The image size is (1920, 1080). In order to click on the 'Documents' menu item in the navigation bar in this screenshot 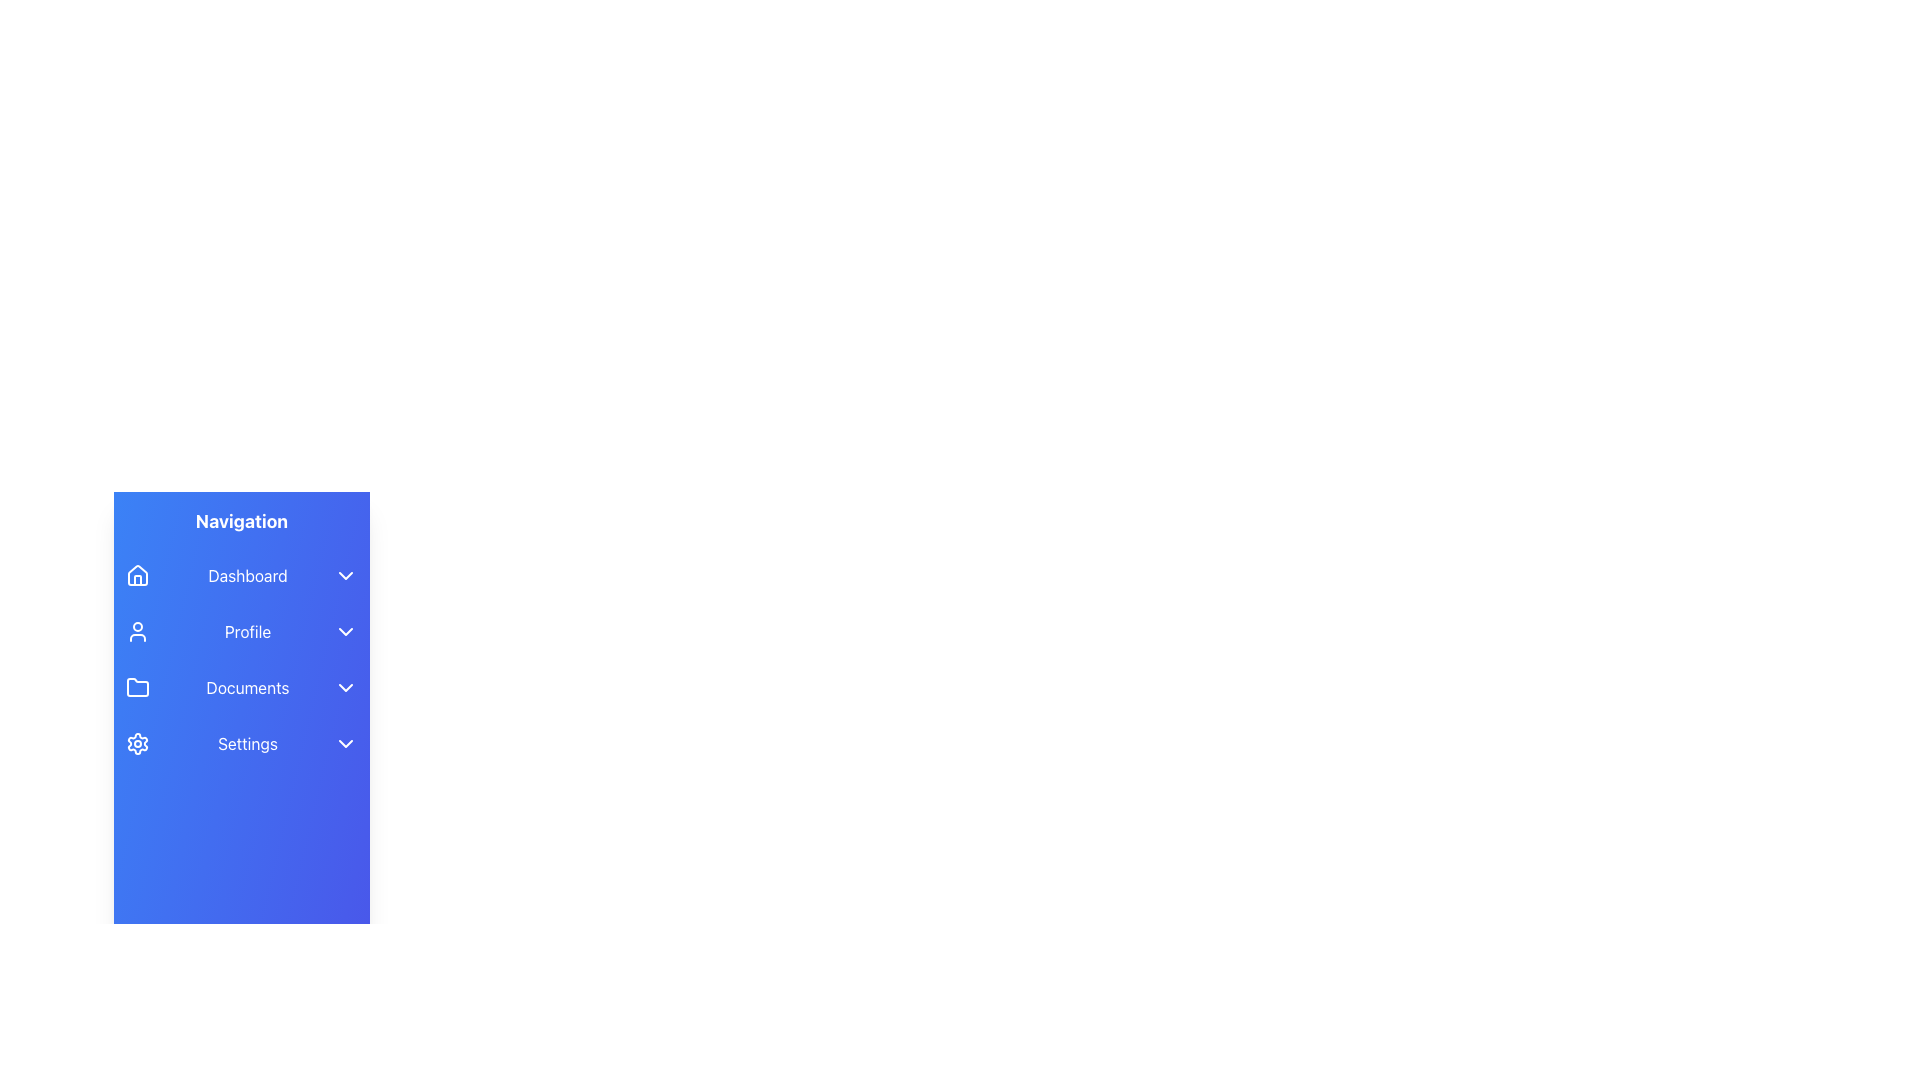, I will do `click(240, 686)`.